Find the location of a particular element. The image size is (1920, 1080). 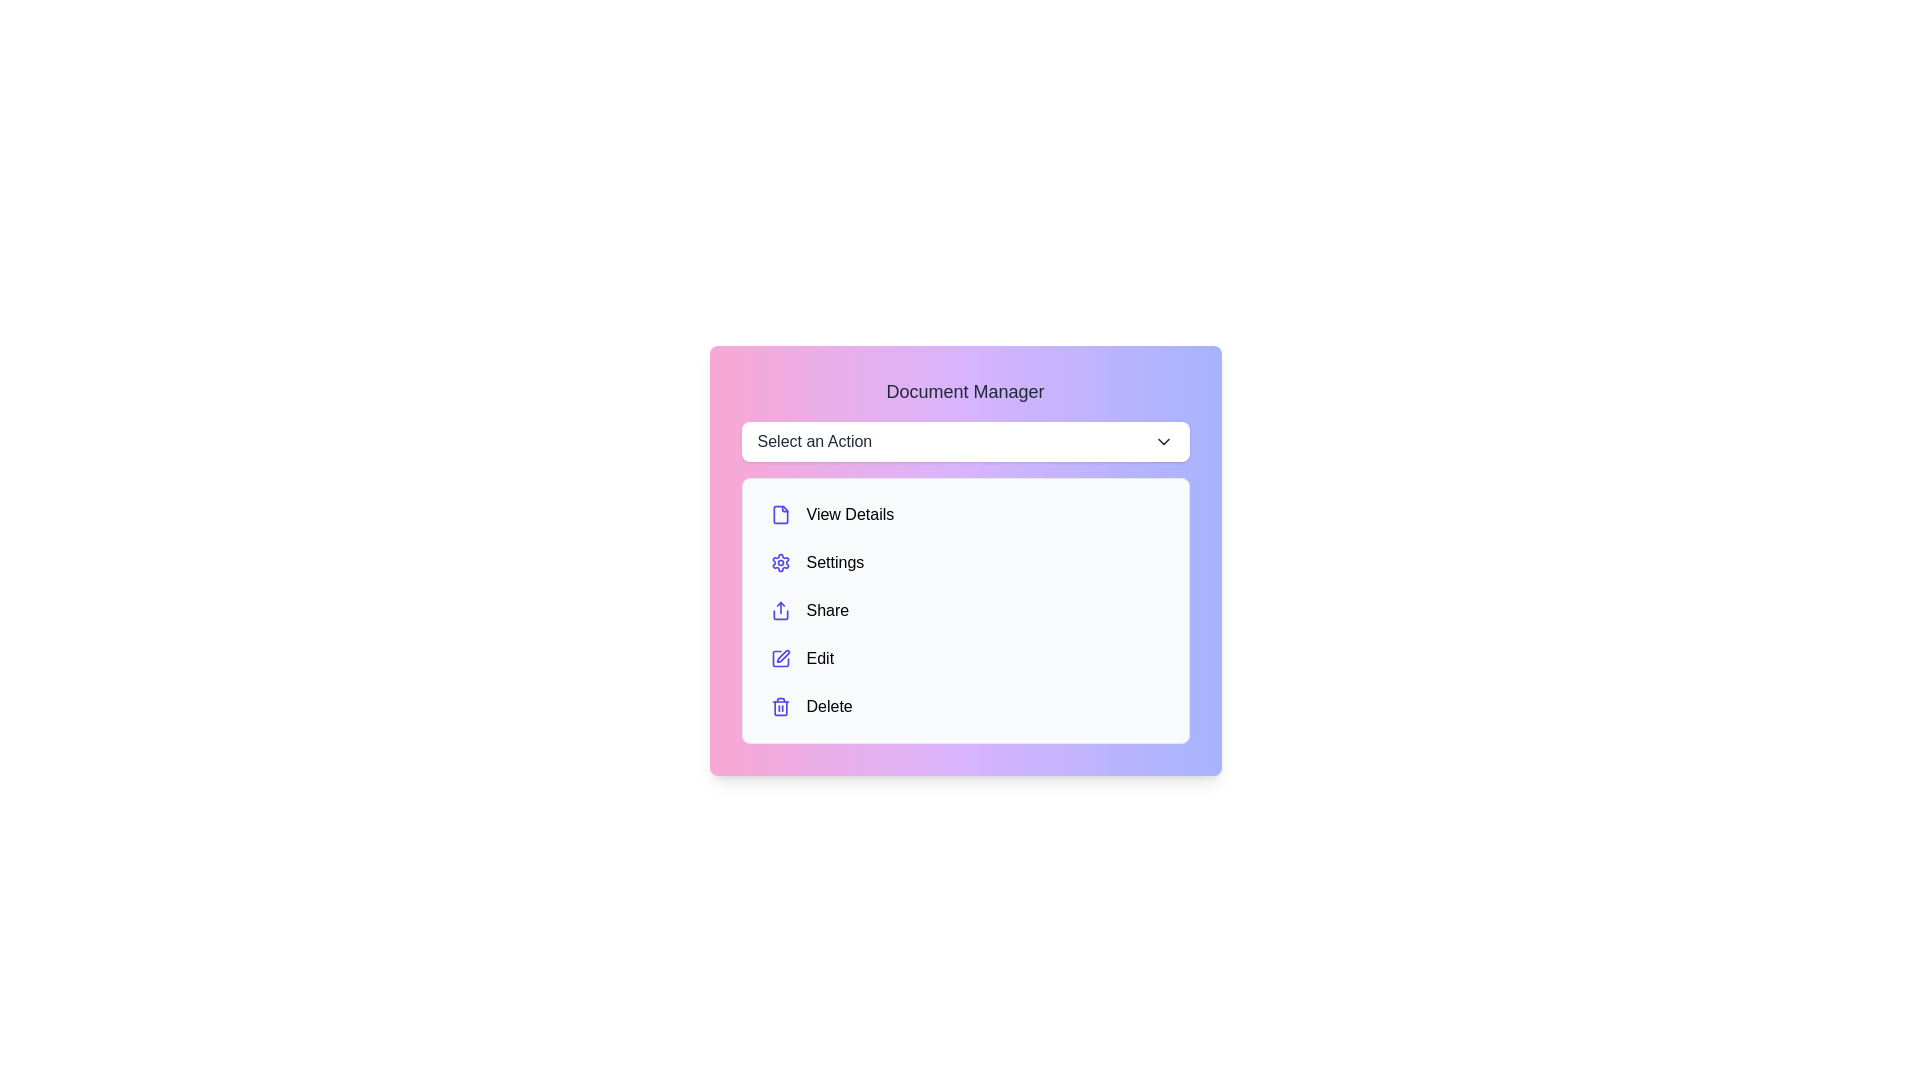

the document icon located within the 'View Details' menu item, positioned to the left of the text is located at coordinates (779, 514).